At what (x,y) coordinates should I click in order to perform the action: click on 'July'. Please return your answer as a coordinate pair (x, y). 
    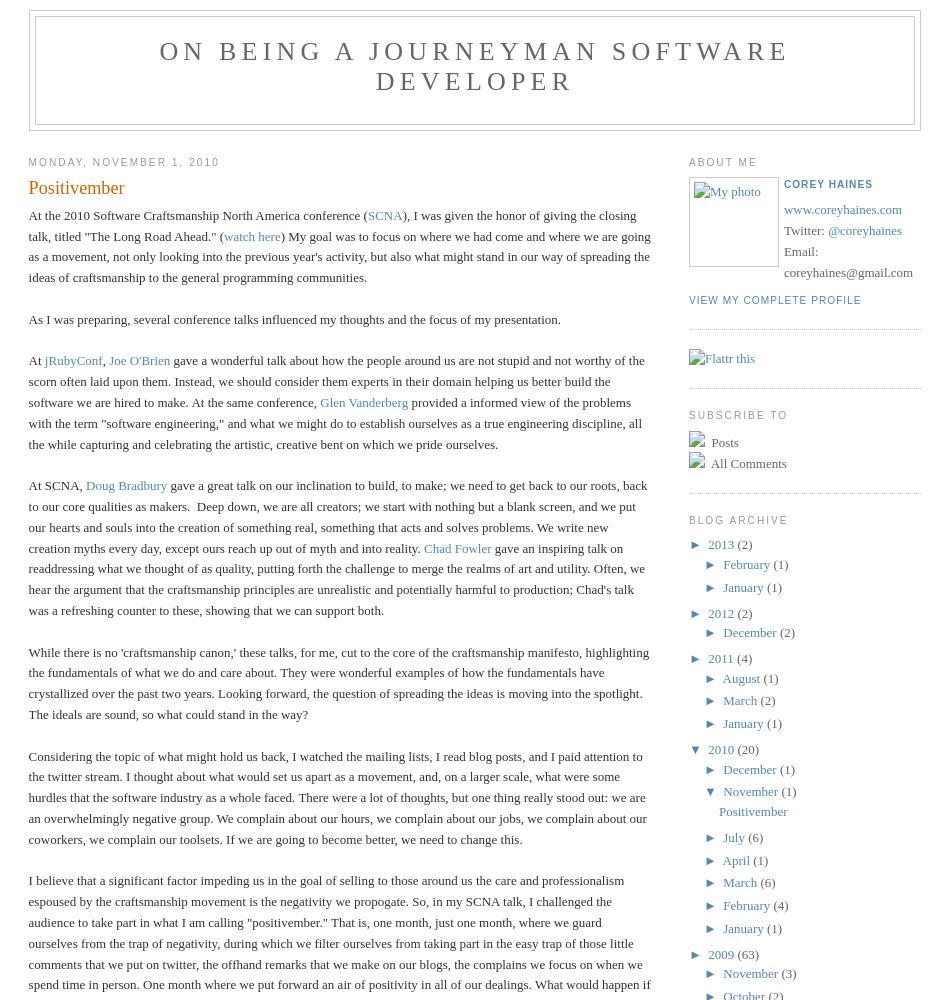
    Looking at the image, I should click on (734, 835).